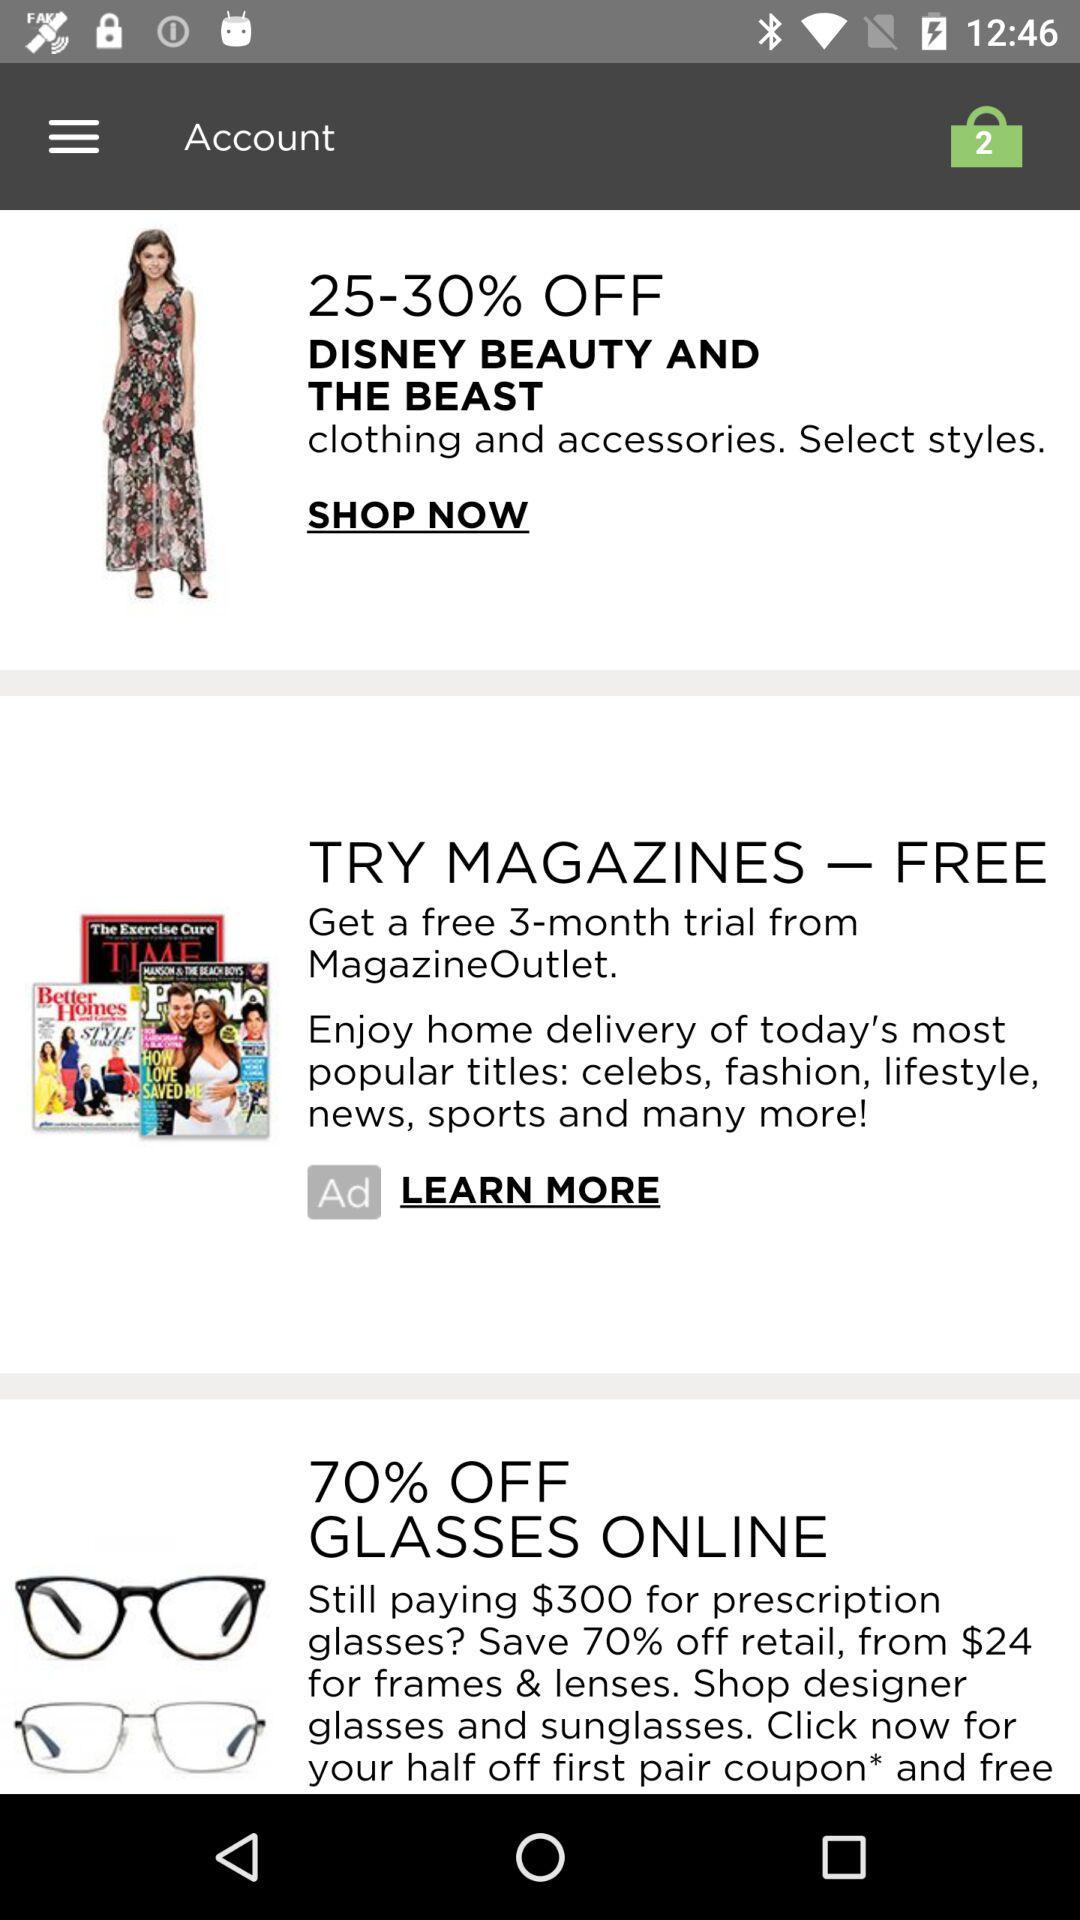  Describe the element at coordinates (980, 135) in the screenshot. I see `cart` at that location.